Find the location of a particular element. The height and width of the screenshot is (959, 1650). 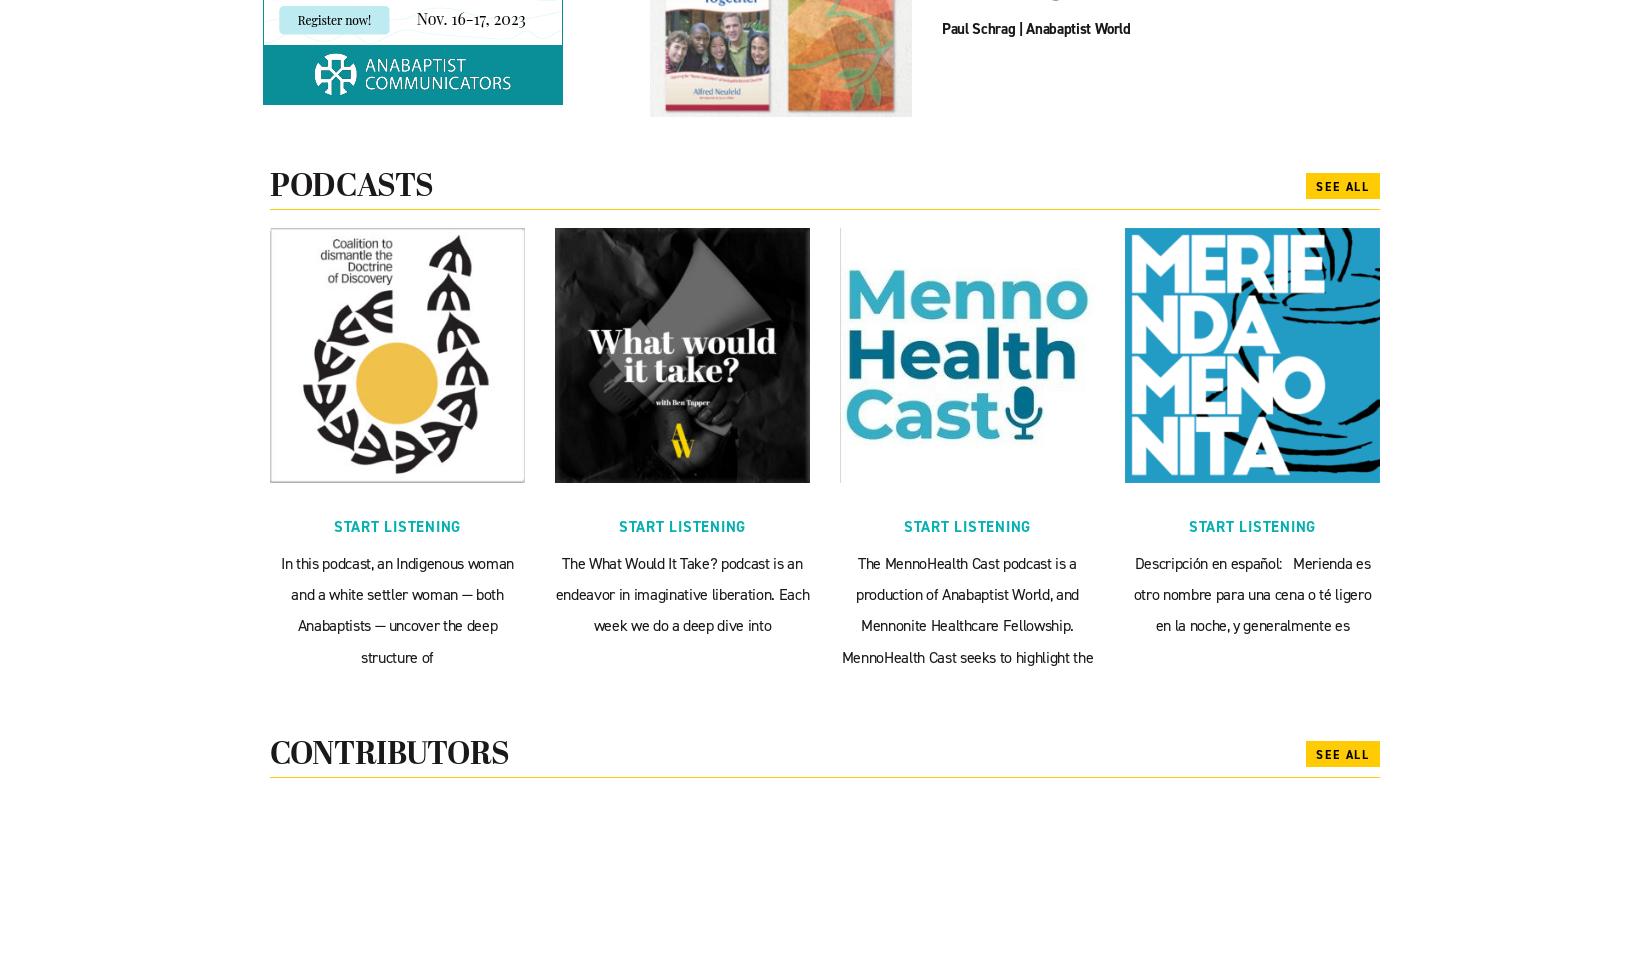

'The MennoHealth Cast podcast is a production of Anabaptist World, and Mennonite Healthcare Fellowship. MennoHealth Cast seeks to highlight the' is located at coordinates (967, 609).